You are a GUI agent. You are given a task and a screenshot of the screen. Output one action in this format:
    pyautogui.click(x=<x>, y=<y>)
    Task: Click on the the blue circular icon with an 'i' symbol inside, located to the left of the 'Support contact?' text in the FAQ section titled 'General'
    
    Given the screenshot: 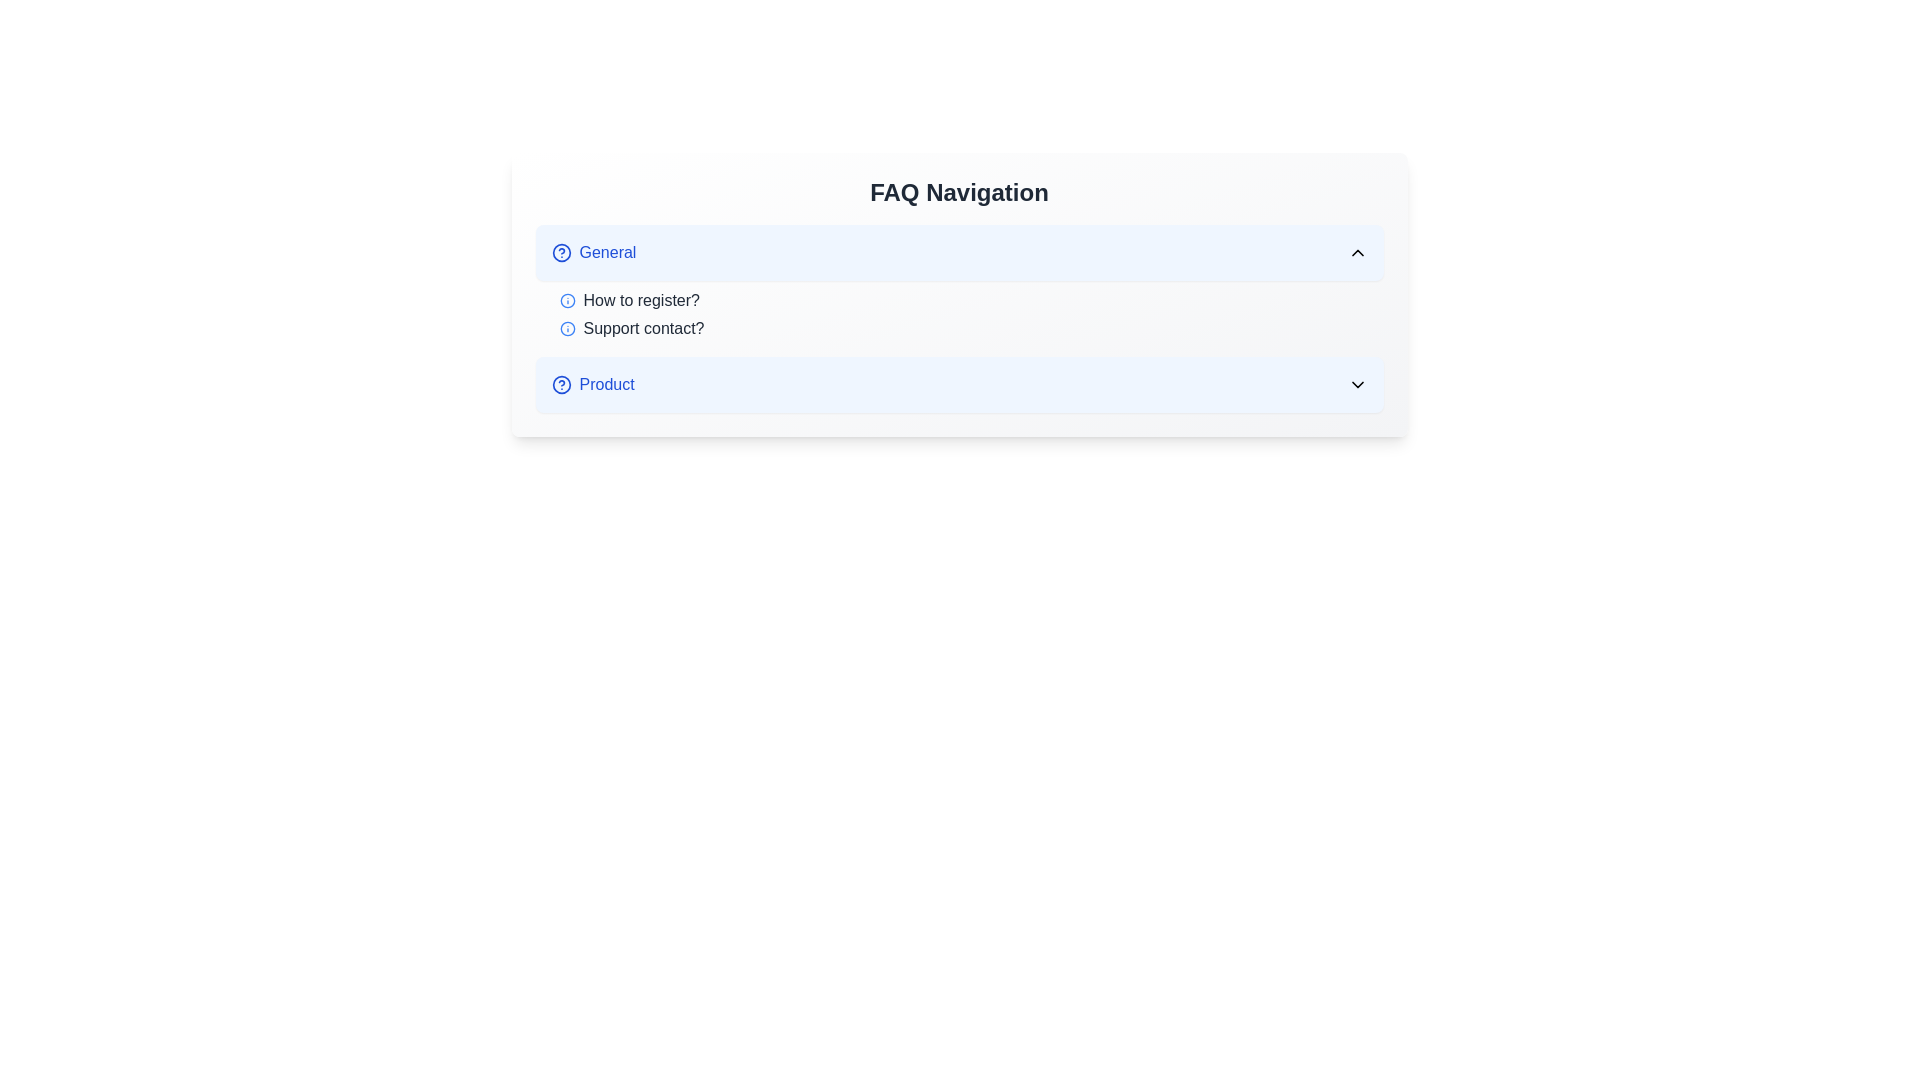 What is the action you would take?
    pyautogui.click(x=566, y=327)
    